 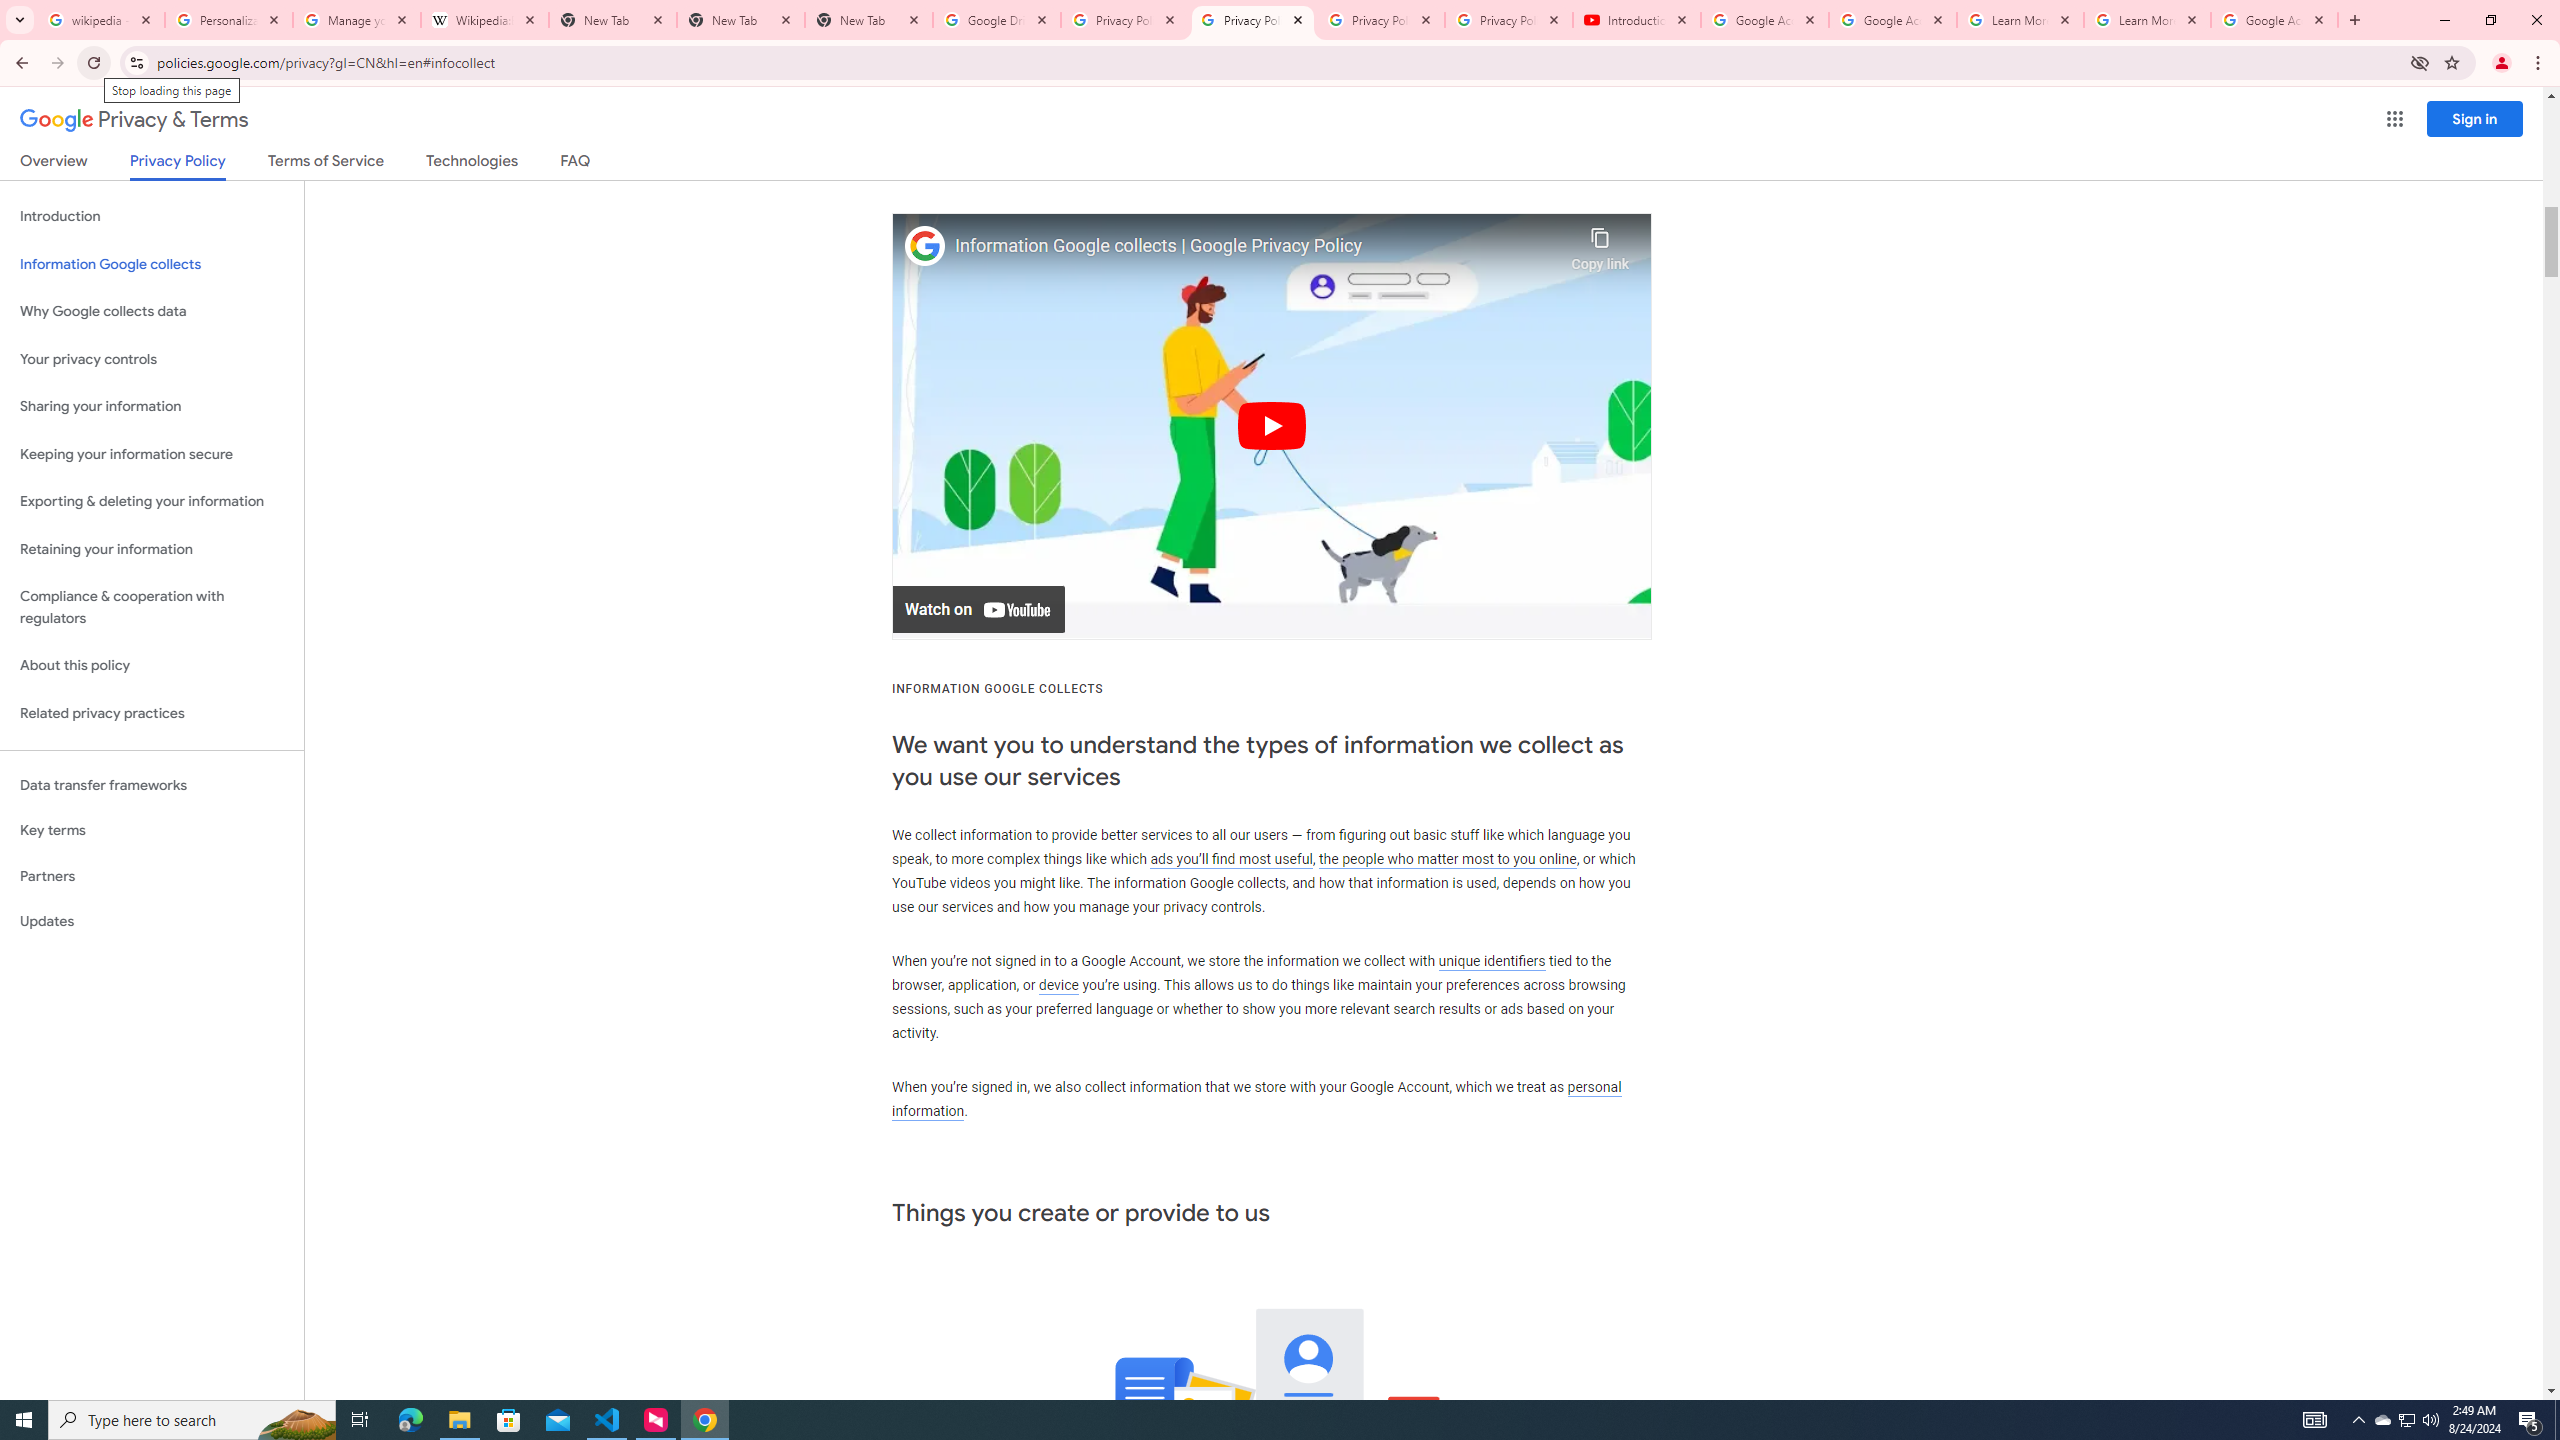 I want to click on 'Watch on YouTube', so click(x=978, y=608).